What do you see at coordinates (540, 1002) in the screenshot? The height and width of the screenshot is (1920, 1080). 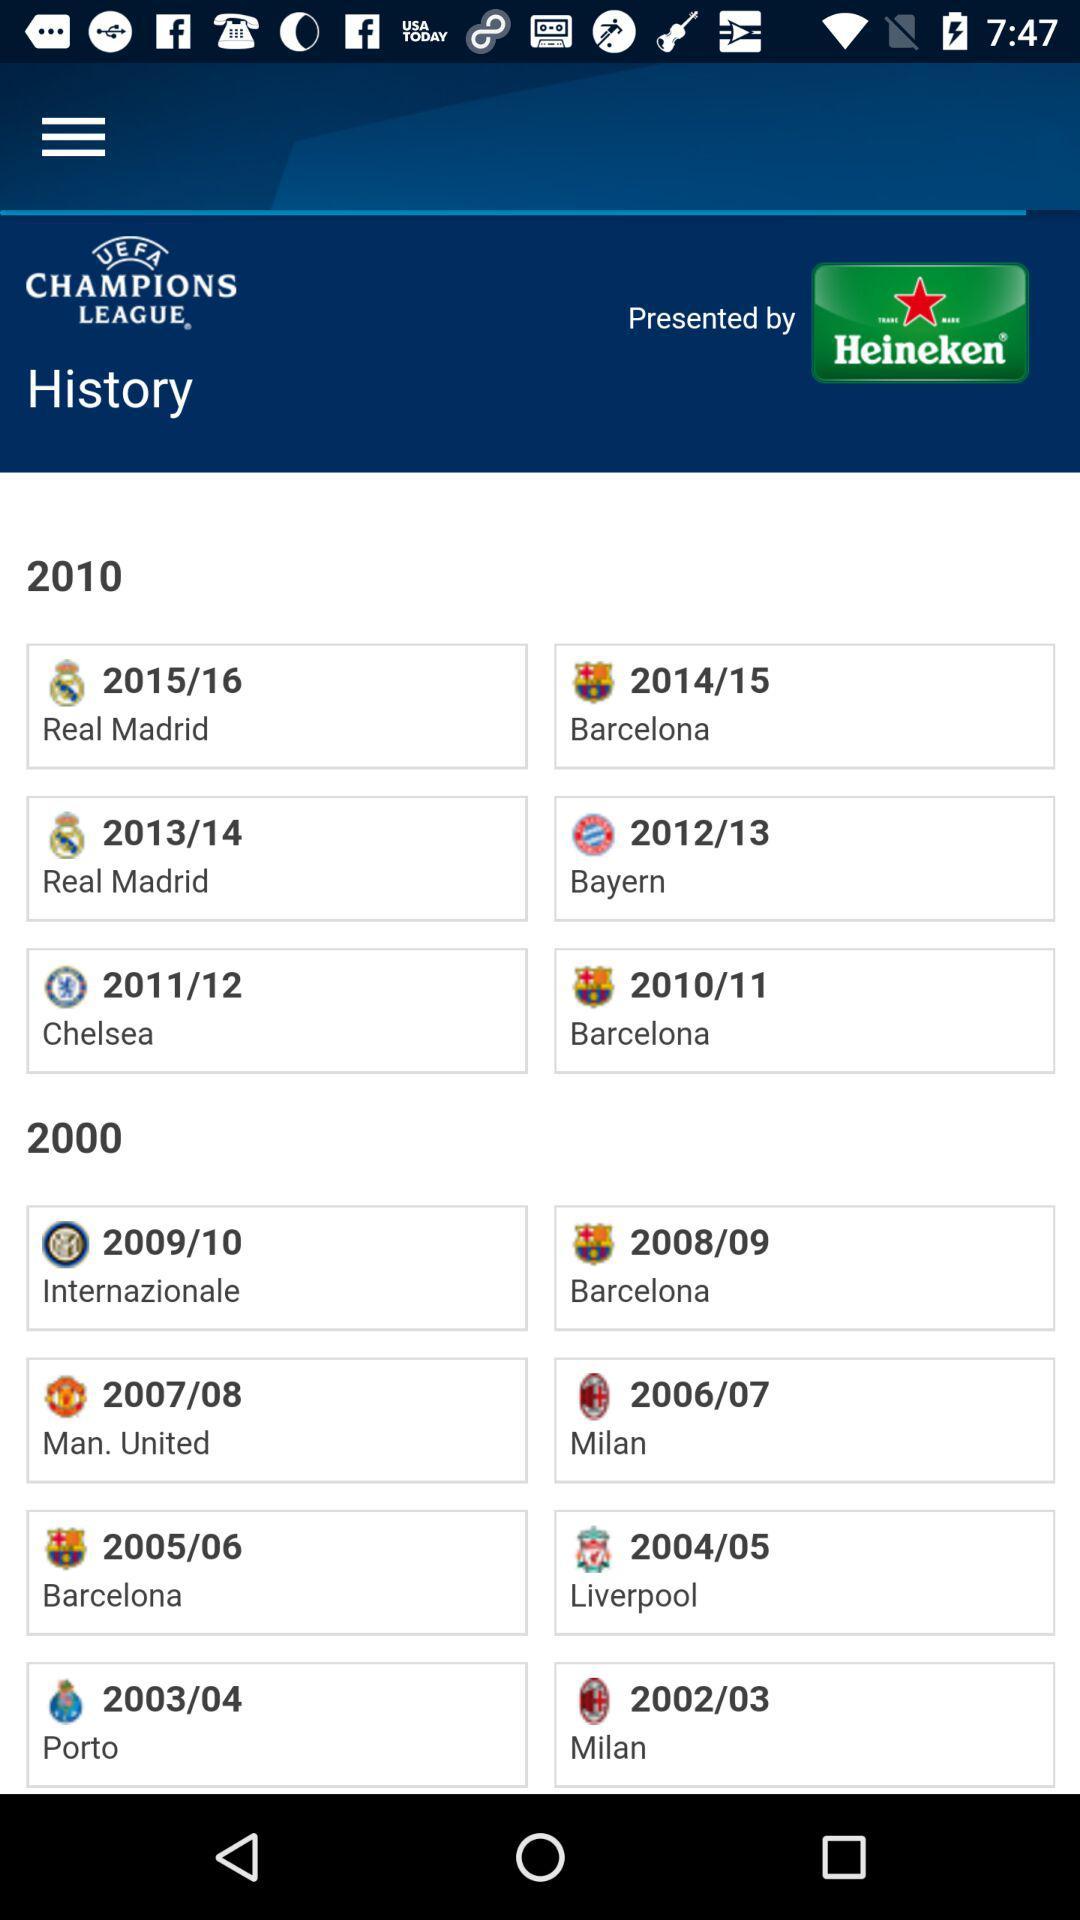 I see `color page` at bounding box center [540, 1002].